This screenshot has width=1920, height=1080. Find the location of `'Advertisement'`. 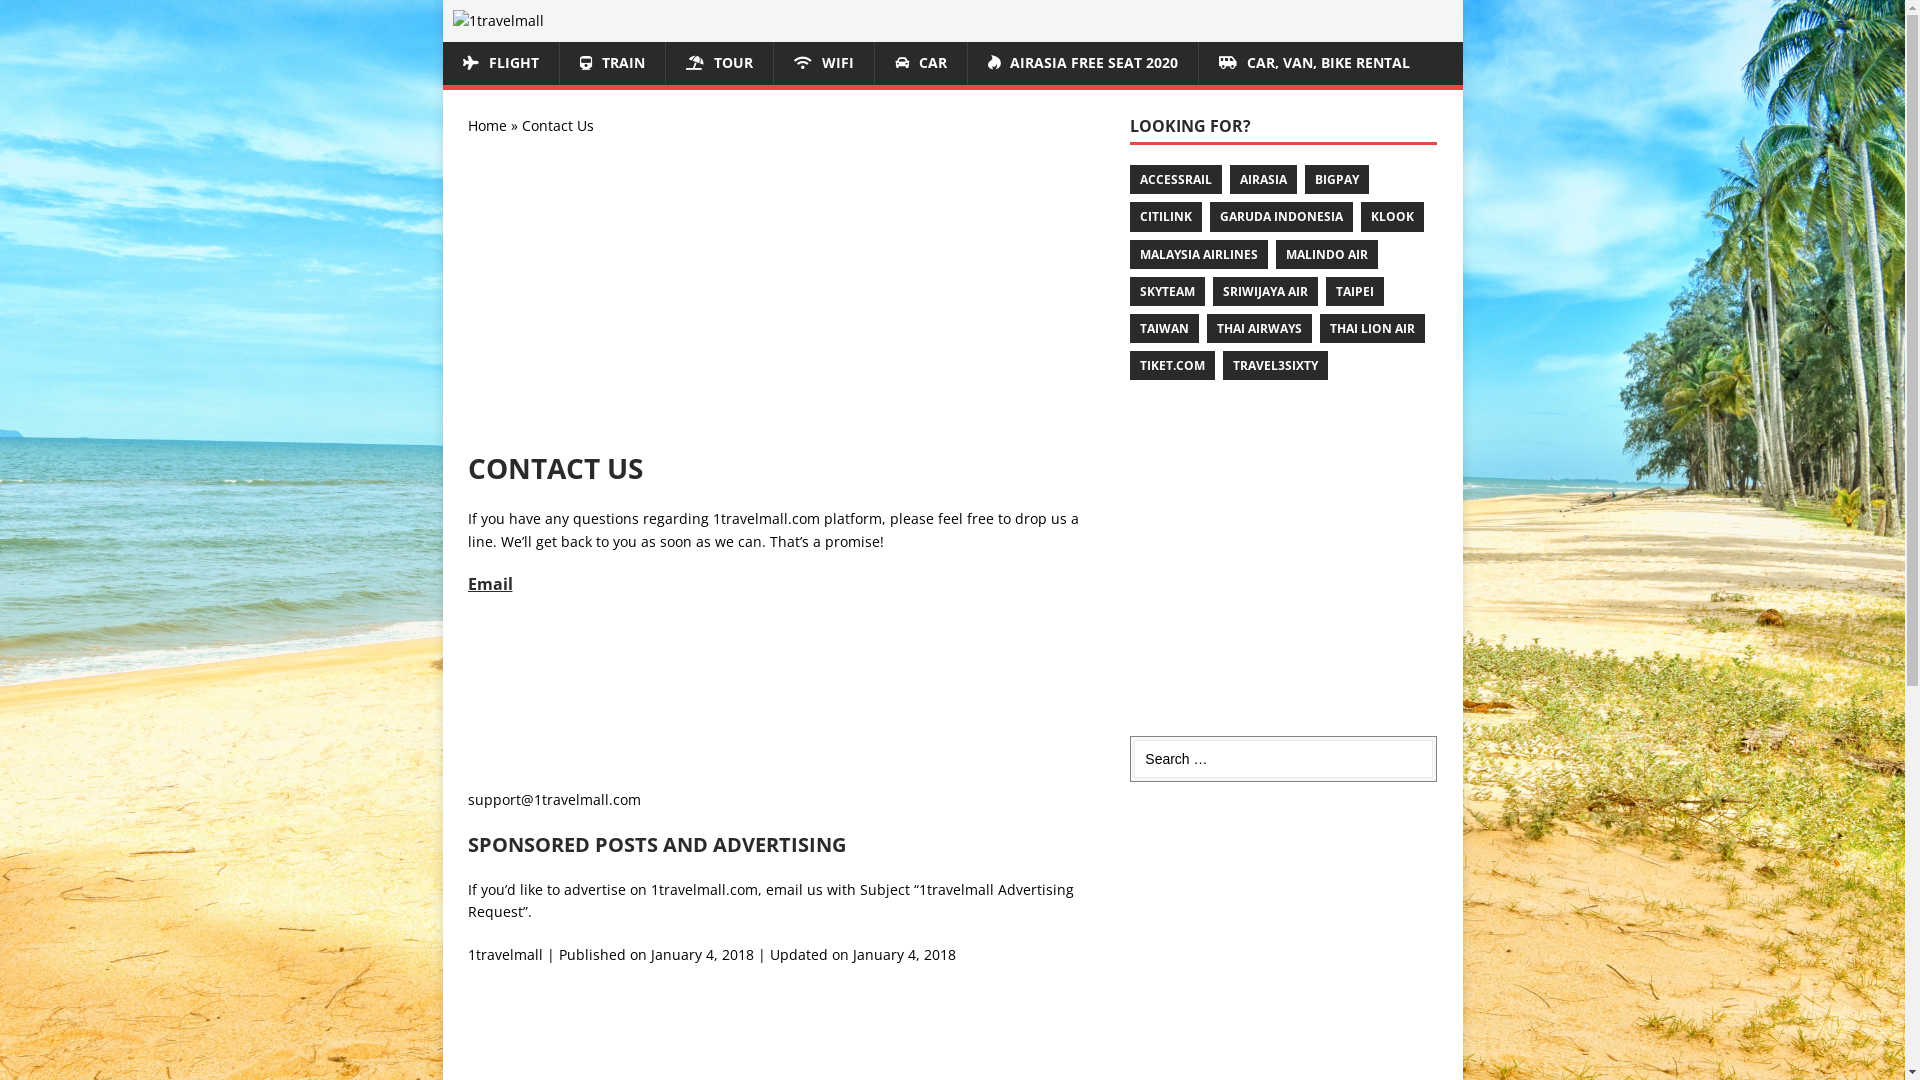

'Advertisement' is located at coordinates (786, 299).